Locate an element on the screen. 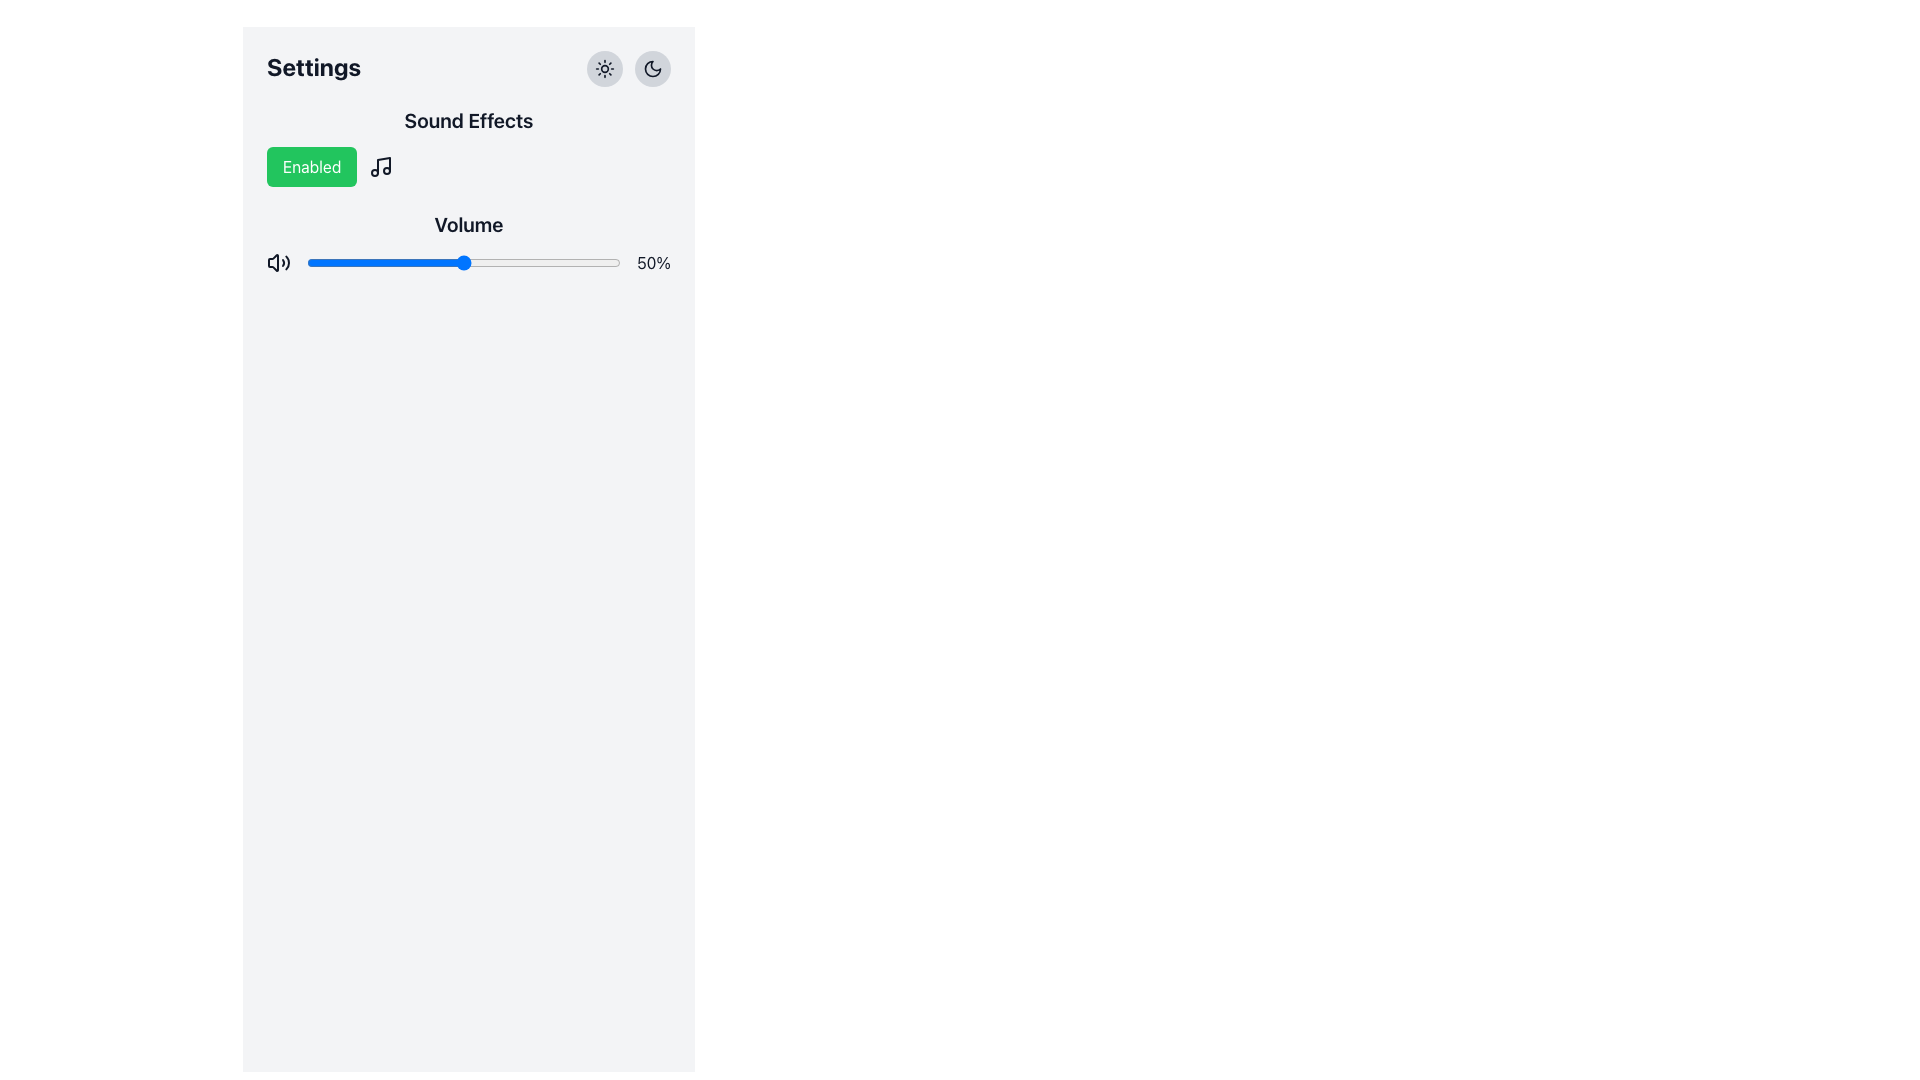 This screenshot has height=1080, width=1920. the interactive button group in the top-right corner of the interface is located at coordinates (627, 68).